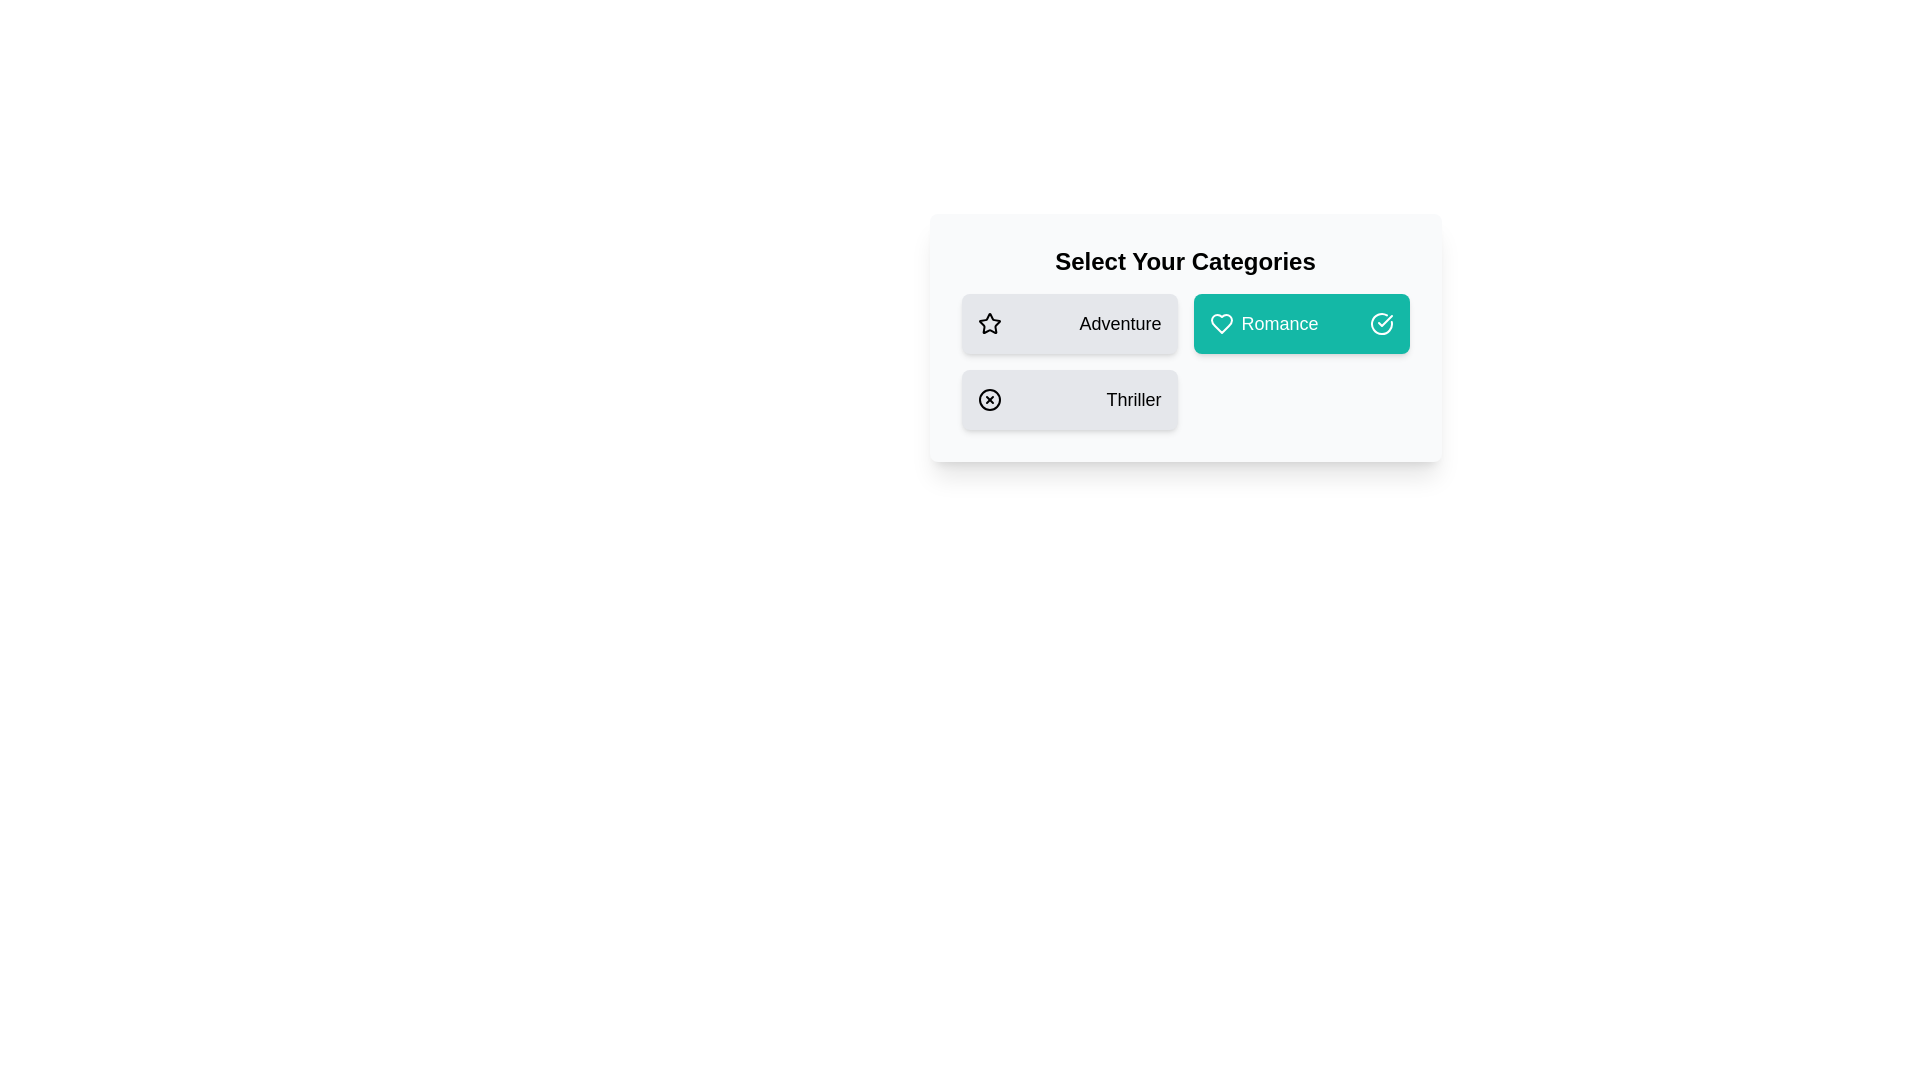 The image size is (1920, 1080). I want to click on the icon for the category Adventure, so click(989, 323).